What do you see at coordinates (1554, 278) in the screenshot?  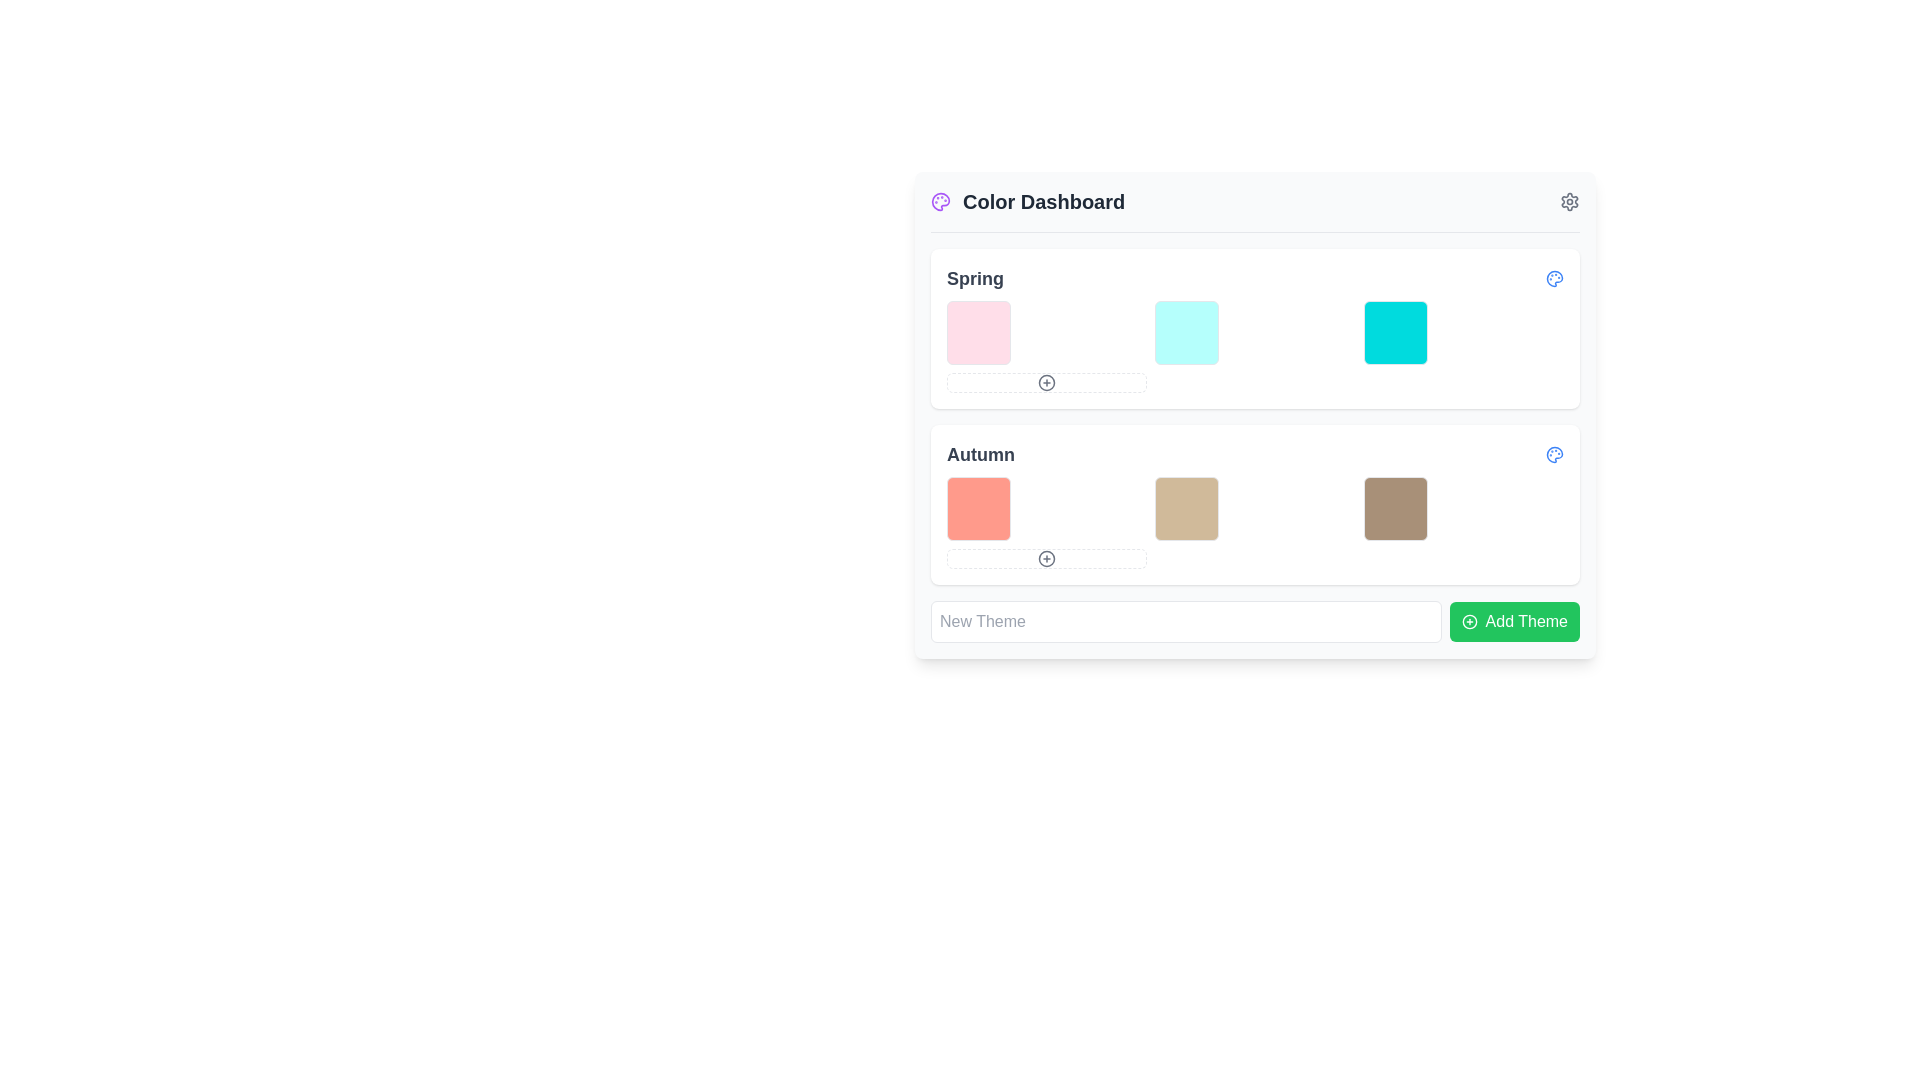 I see `the small blue palette icon located in the top-right corner of the 'Spring' section in the Color Dashboard, adjacent to the text 'Spring'` at bounding box center [1554, 278].